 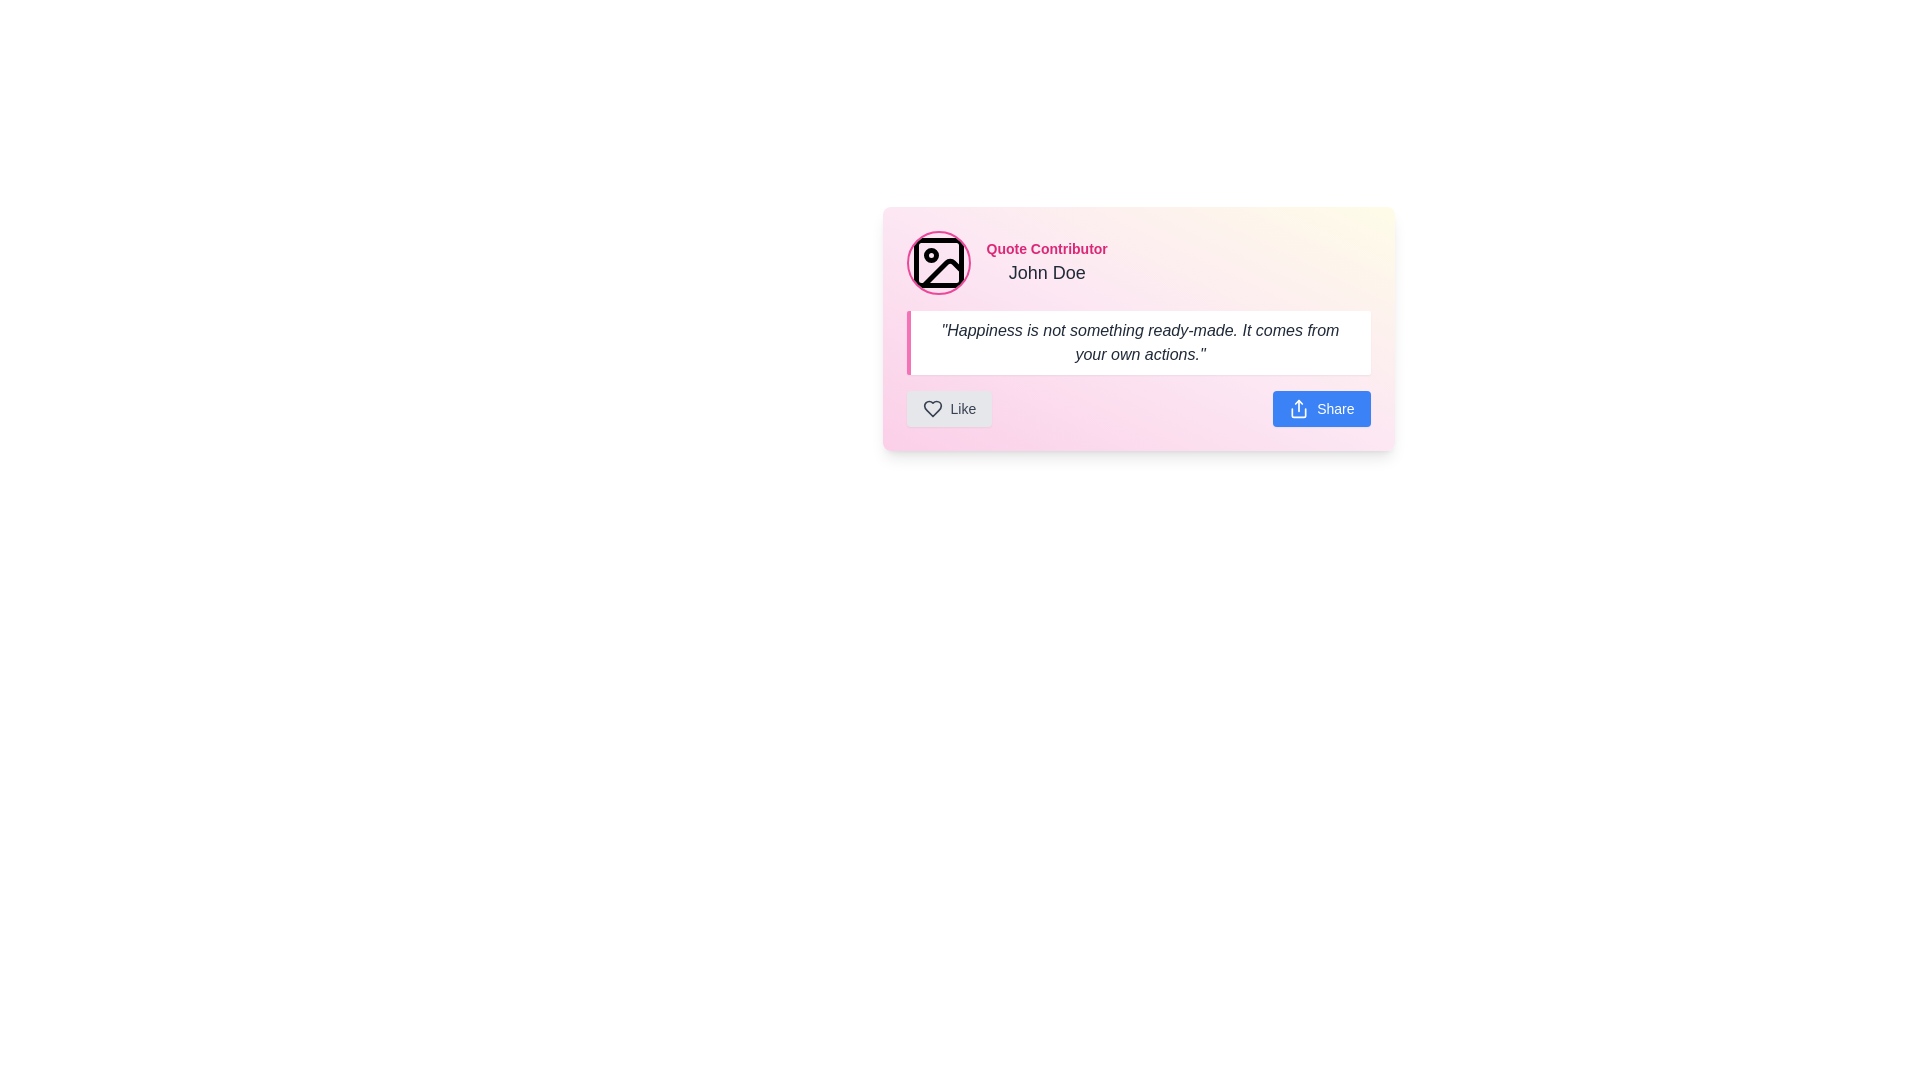 I want to click on the heart icon representing the 'Like' button, so click(x=931, y=407).